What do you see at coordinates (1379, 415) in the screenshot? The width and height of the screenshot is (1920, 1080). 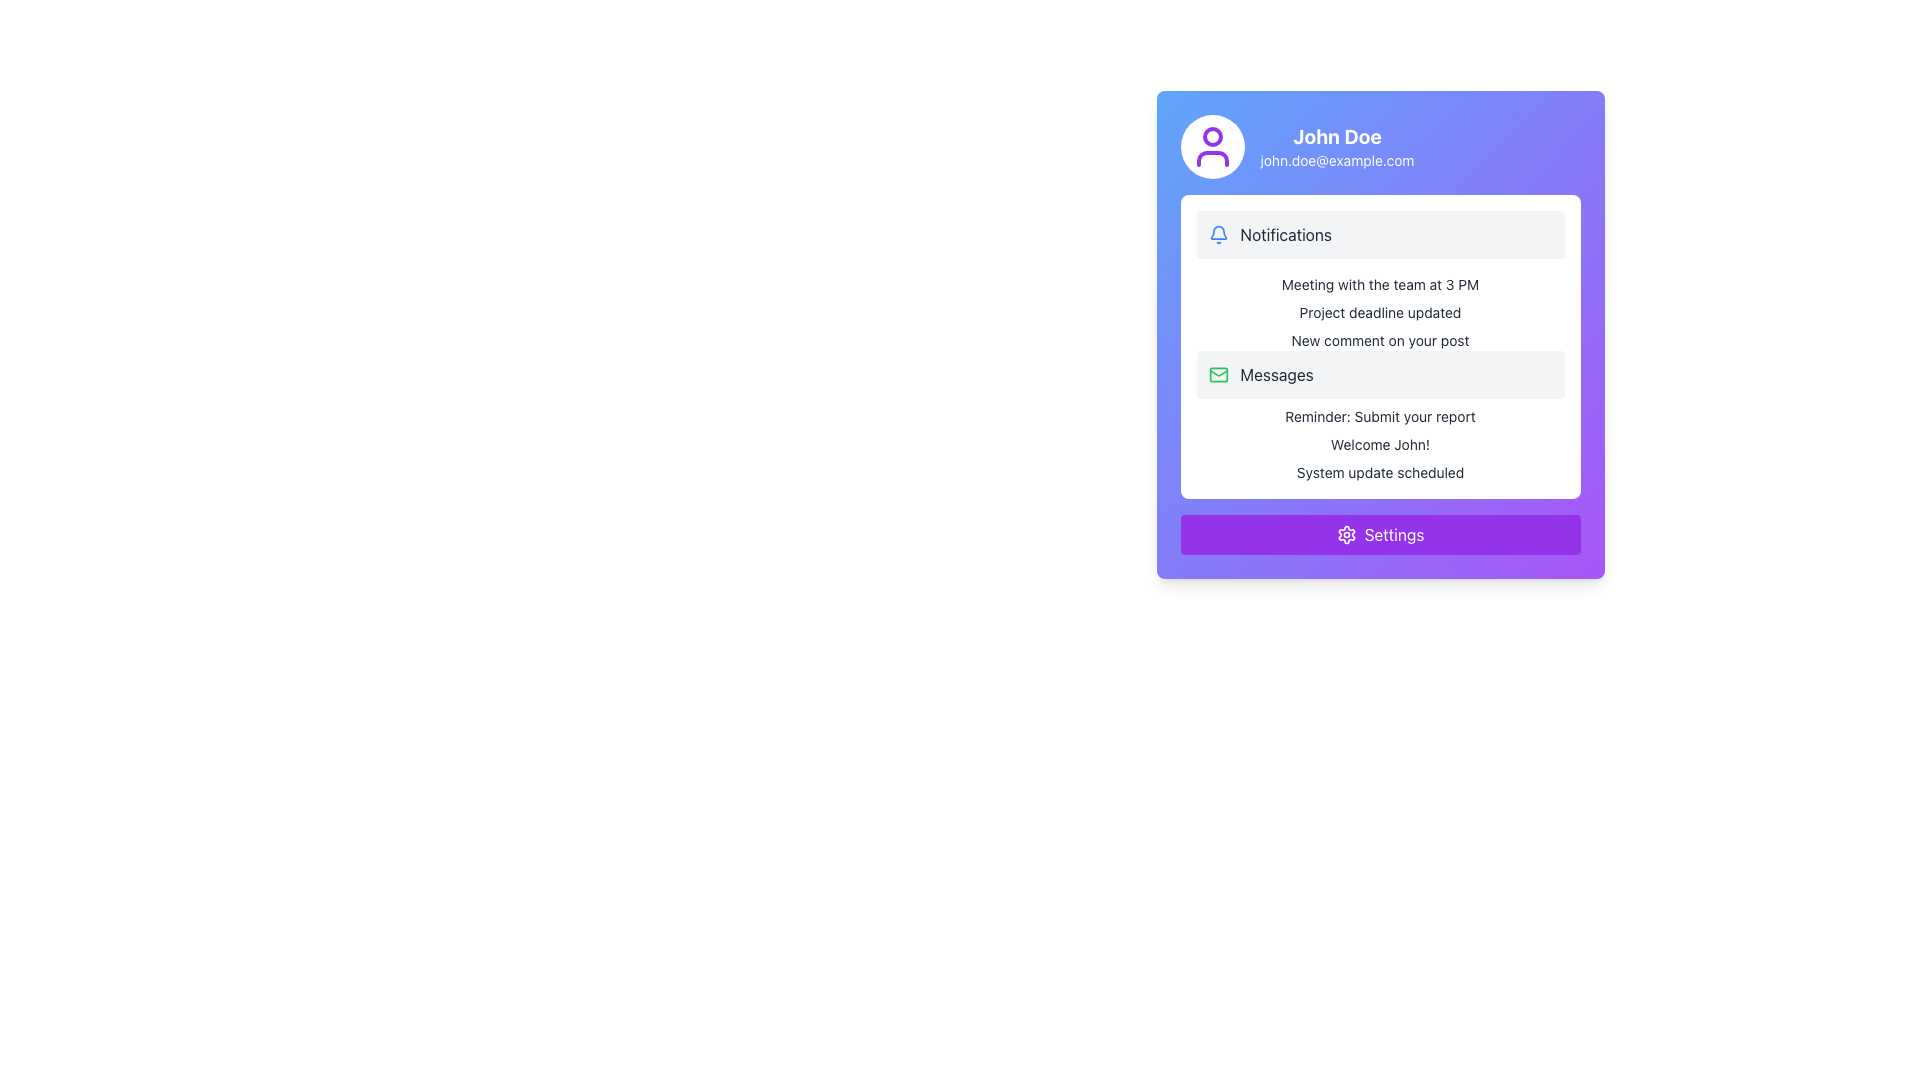 I see `the informational text displaying 'Reminder: Submit your report' located in the 'Messages' section of the interface` at bounding box center [1379, 415].